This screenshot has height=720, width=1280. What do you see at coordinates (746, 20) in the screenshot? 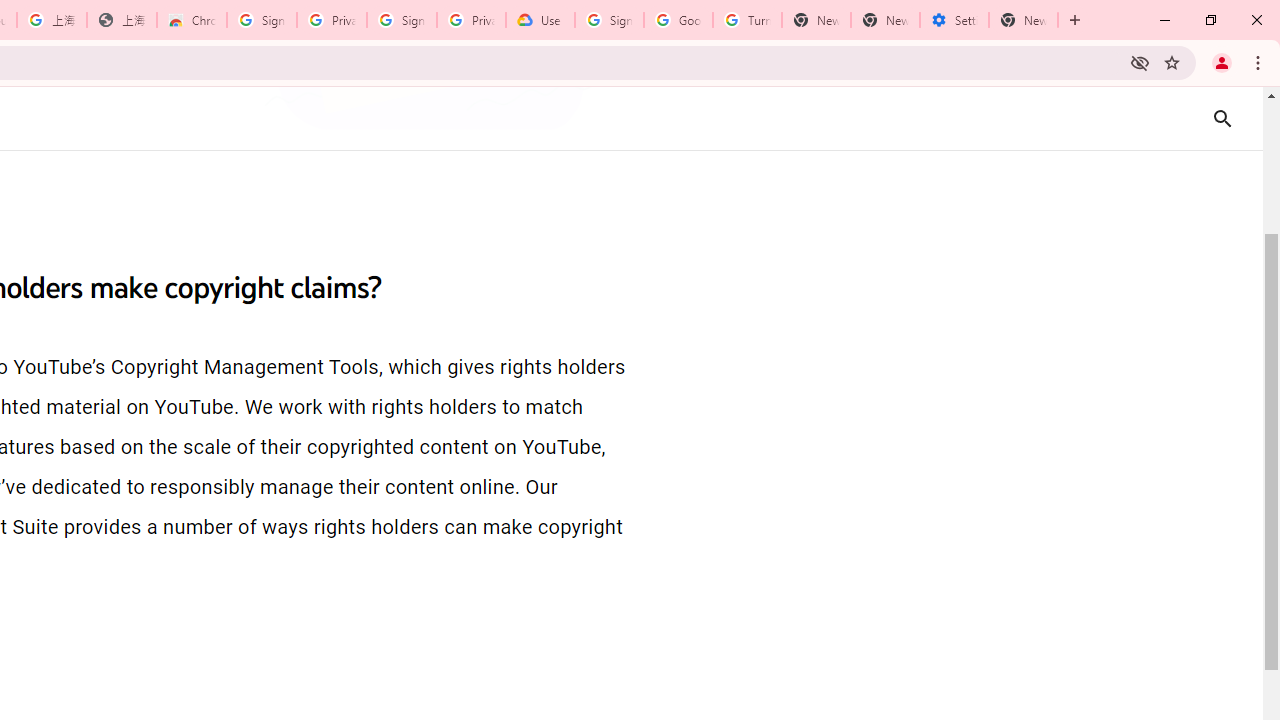
I see `'Turn cookies on or off - Computer - Google Account Help'` at bounding box center [746, 20].